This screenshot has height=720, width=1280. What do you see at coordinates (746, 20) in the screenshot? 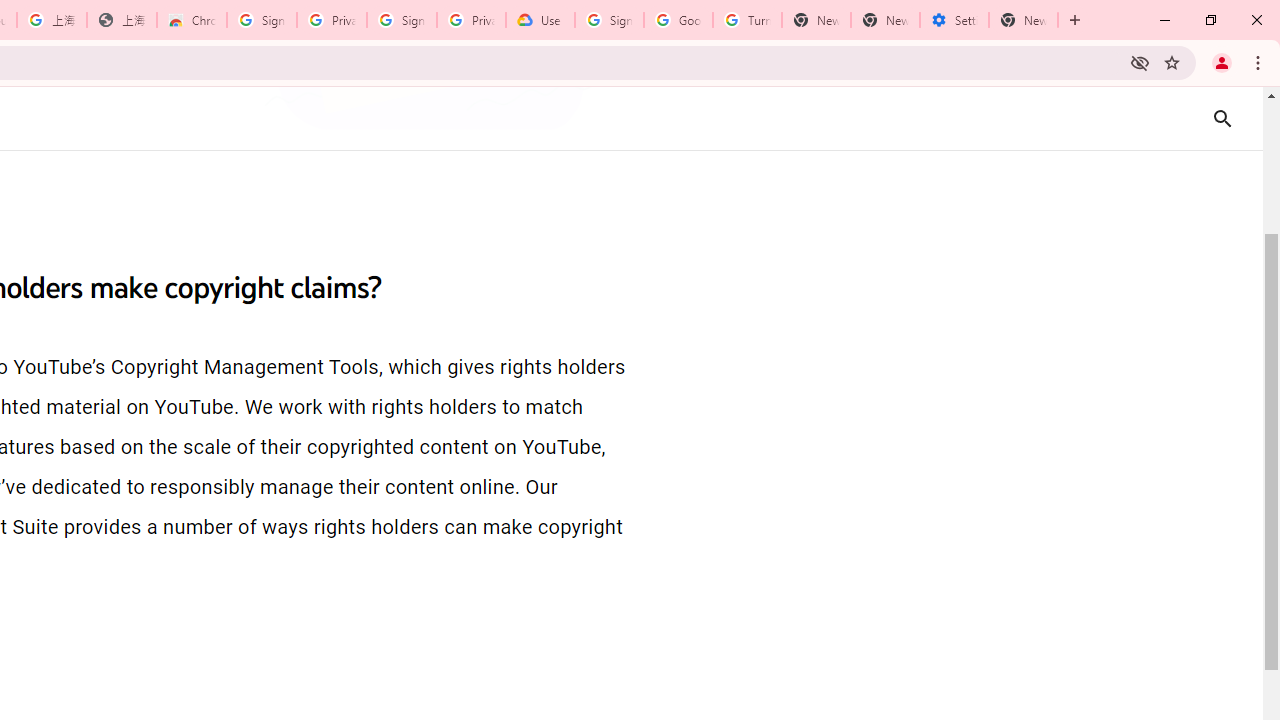
I see `'Turn cookies on or off - Computer - Google Account Help'` at bounding box center [746, 20].